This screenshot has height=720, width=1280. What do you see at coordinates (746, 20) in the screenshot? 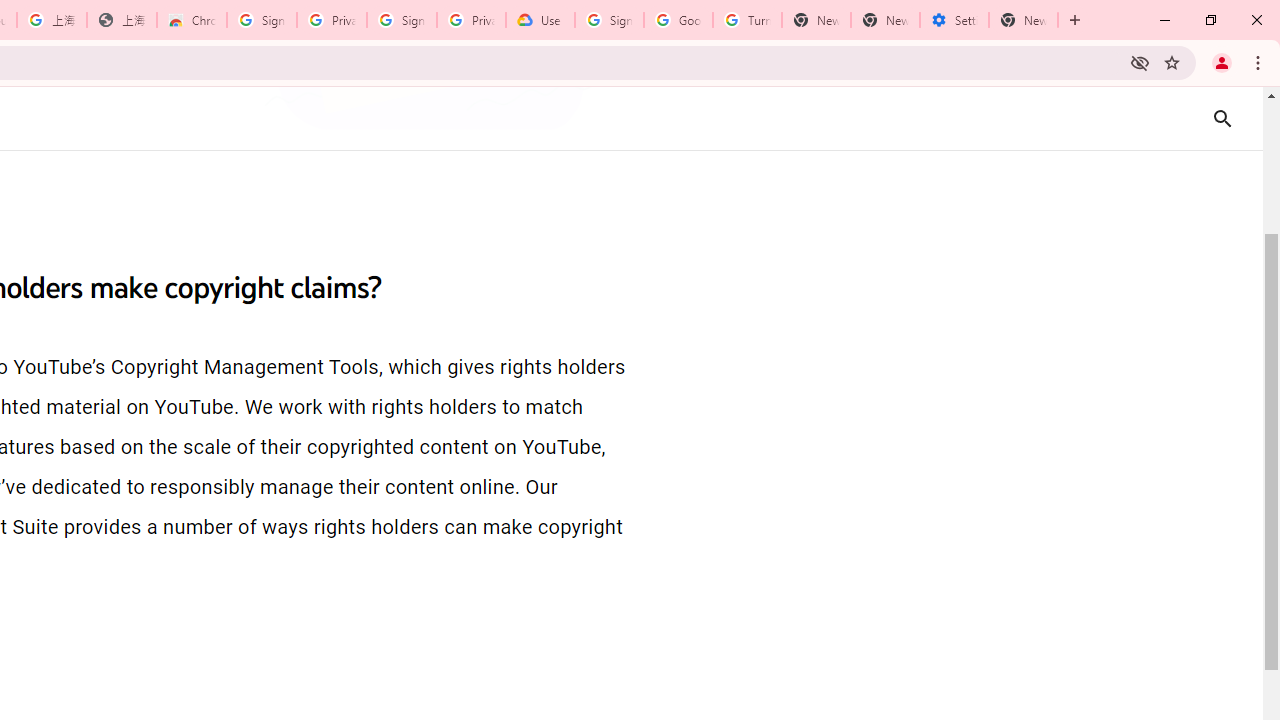
I see `'Turn cookies on or off - Computer - Google Account Help'` at bounding box center [746, 20].